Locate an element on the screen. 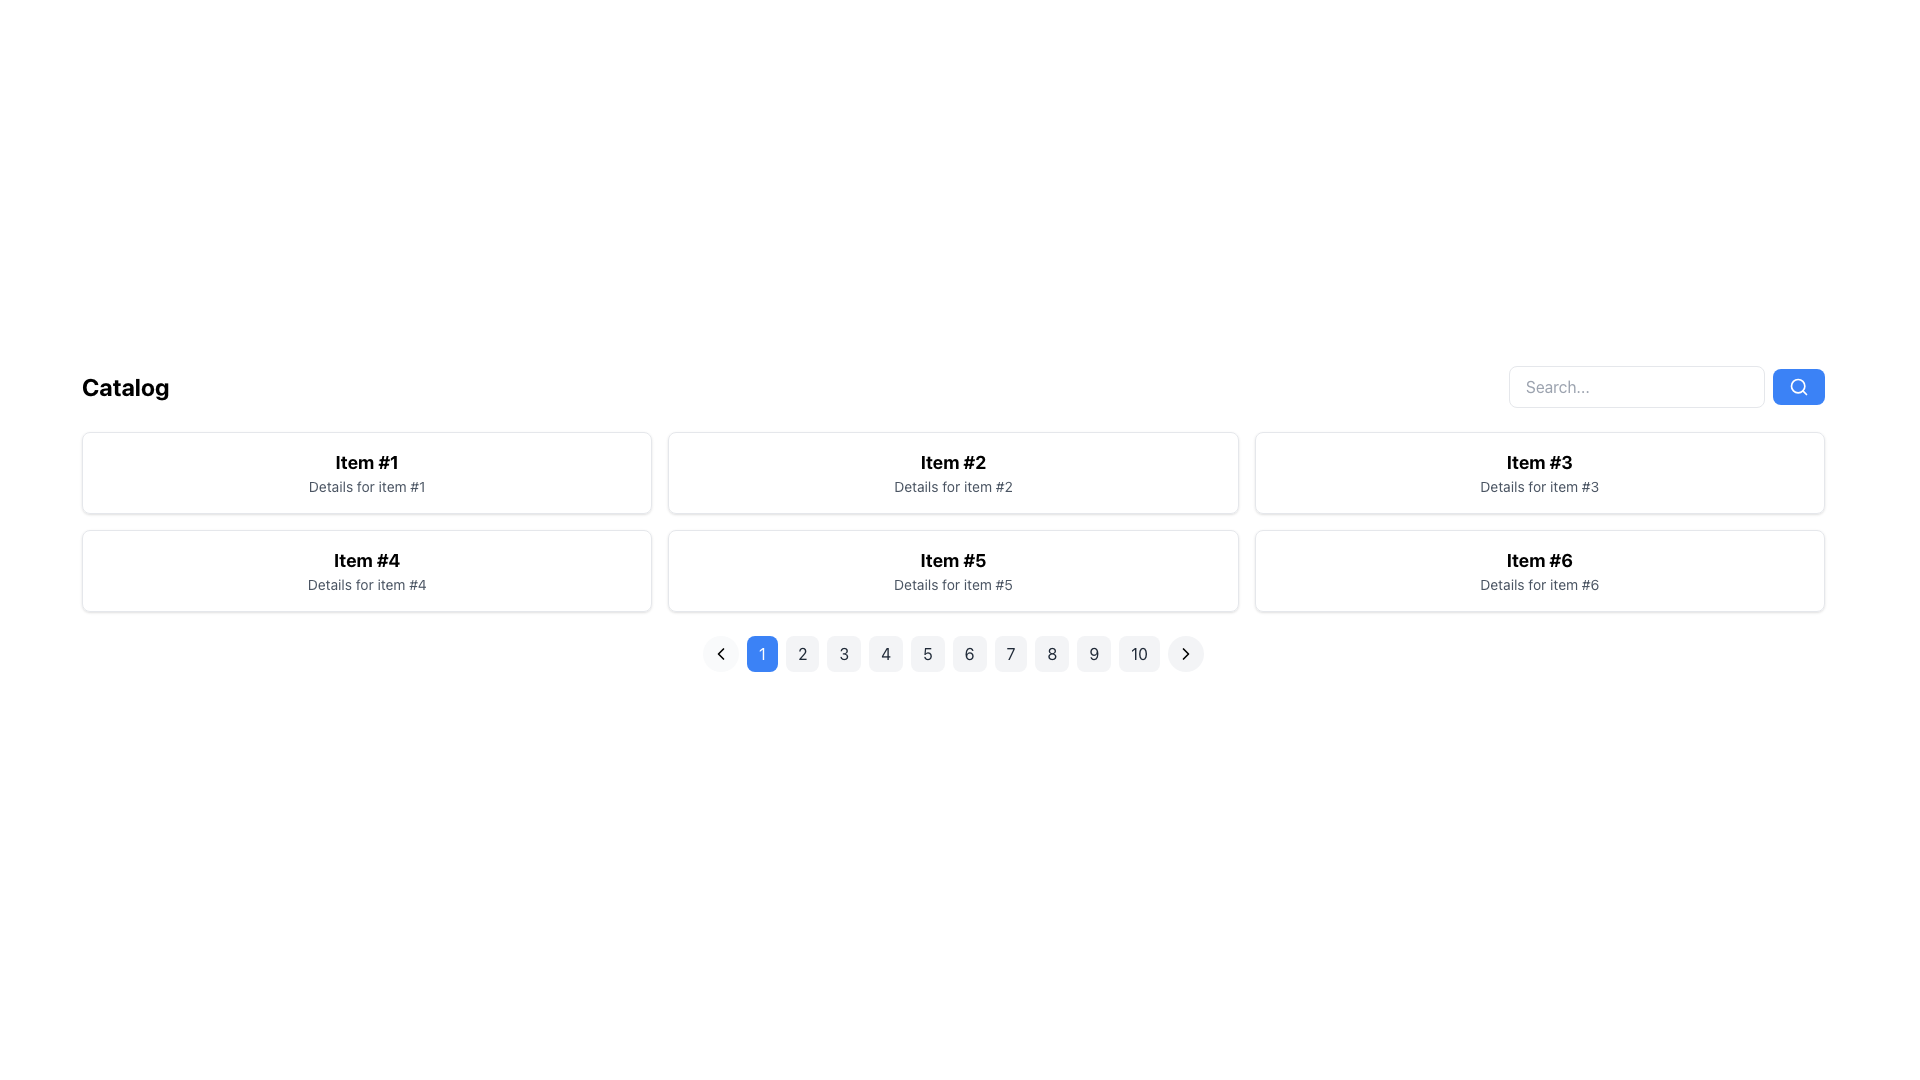 The width and height of the screenshot is (1920, 1080). the card containing the header 'Item #2' with a bordered and rounded outline, located in the top row, middle column of the grid layout is located at coordinates (952, 473).